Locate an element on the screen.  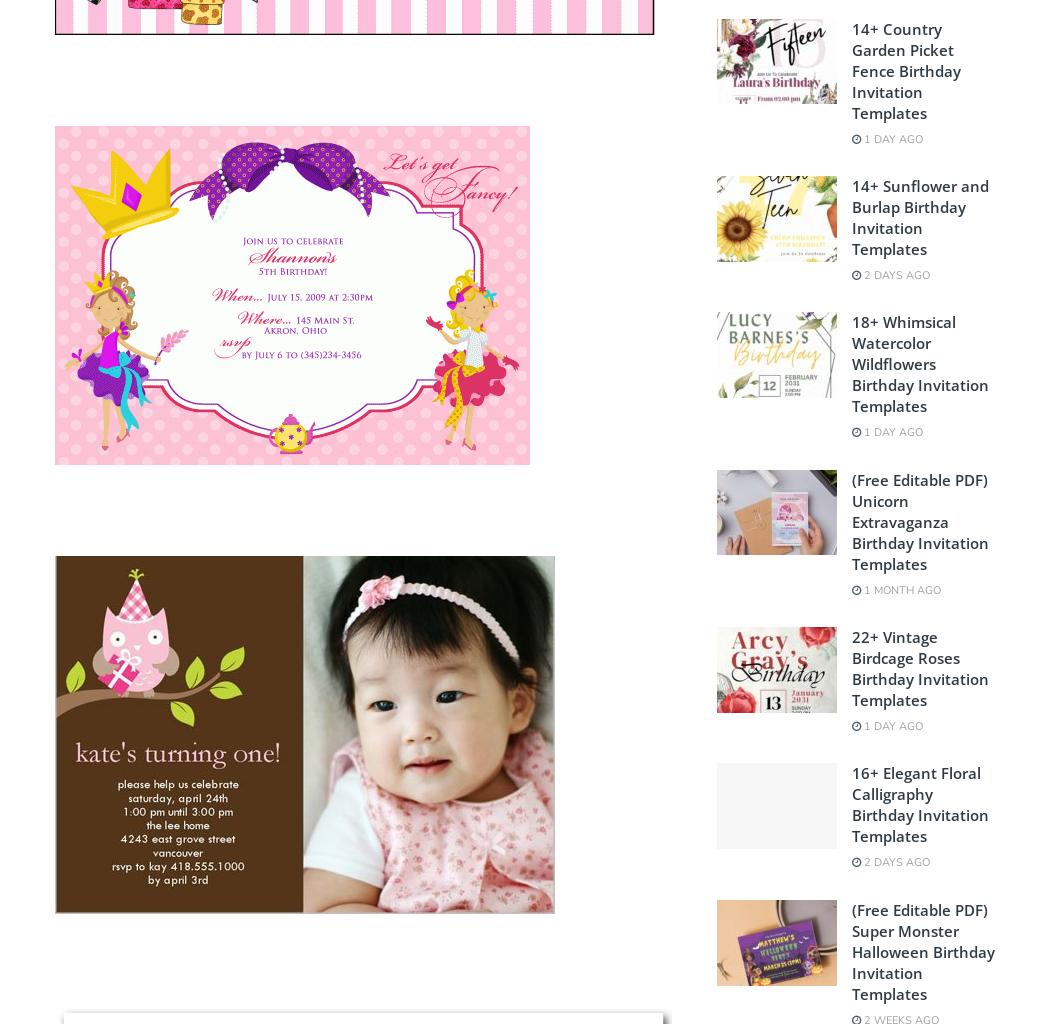
'22+ Vintage Birdcage Roses Birthday Invitation Templates' is located at coordinates (919, 667).